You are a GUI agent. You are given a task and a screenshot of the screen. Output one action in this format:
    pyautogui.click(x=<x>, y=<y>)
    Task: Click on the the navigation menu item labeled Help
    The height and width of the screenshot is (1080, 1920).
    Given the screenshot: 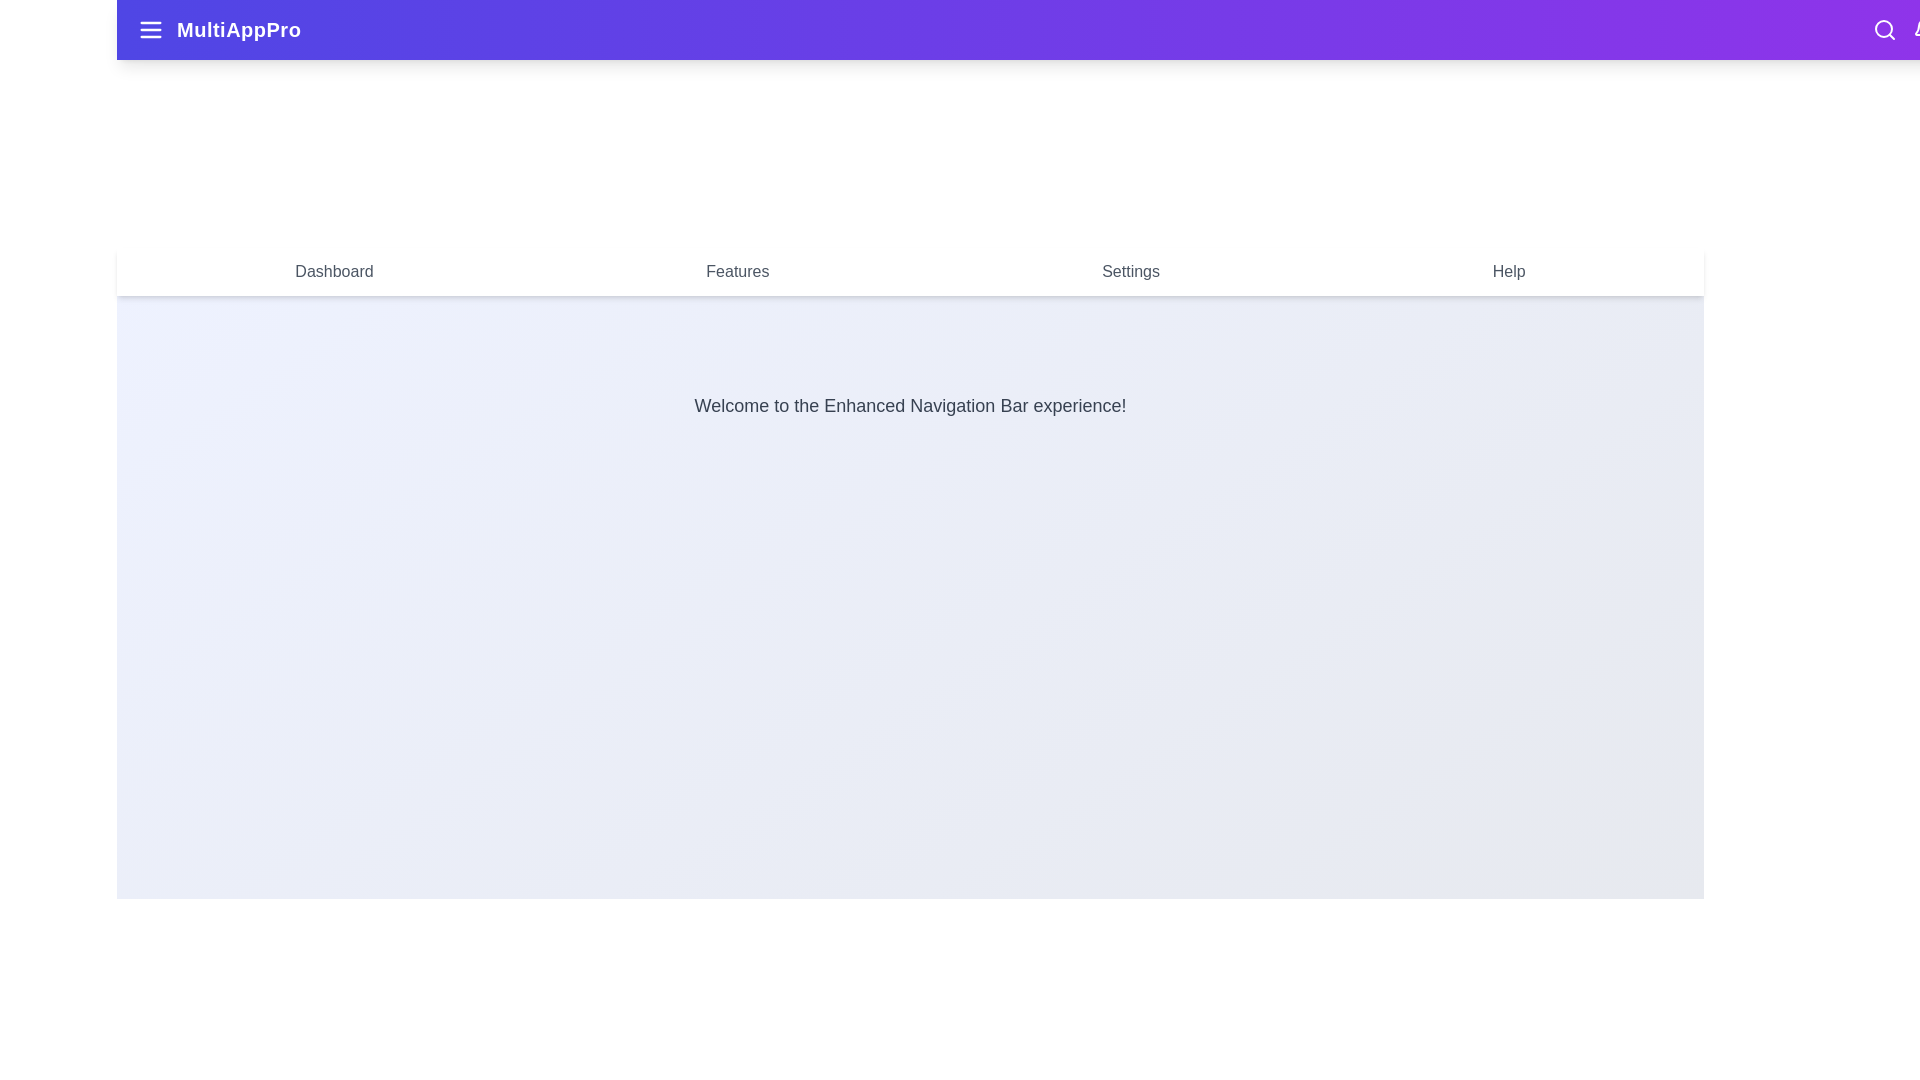 What is the action you would take?
    pyautogui.click(x=1508, y=272)
    